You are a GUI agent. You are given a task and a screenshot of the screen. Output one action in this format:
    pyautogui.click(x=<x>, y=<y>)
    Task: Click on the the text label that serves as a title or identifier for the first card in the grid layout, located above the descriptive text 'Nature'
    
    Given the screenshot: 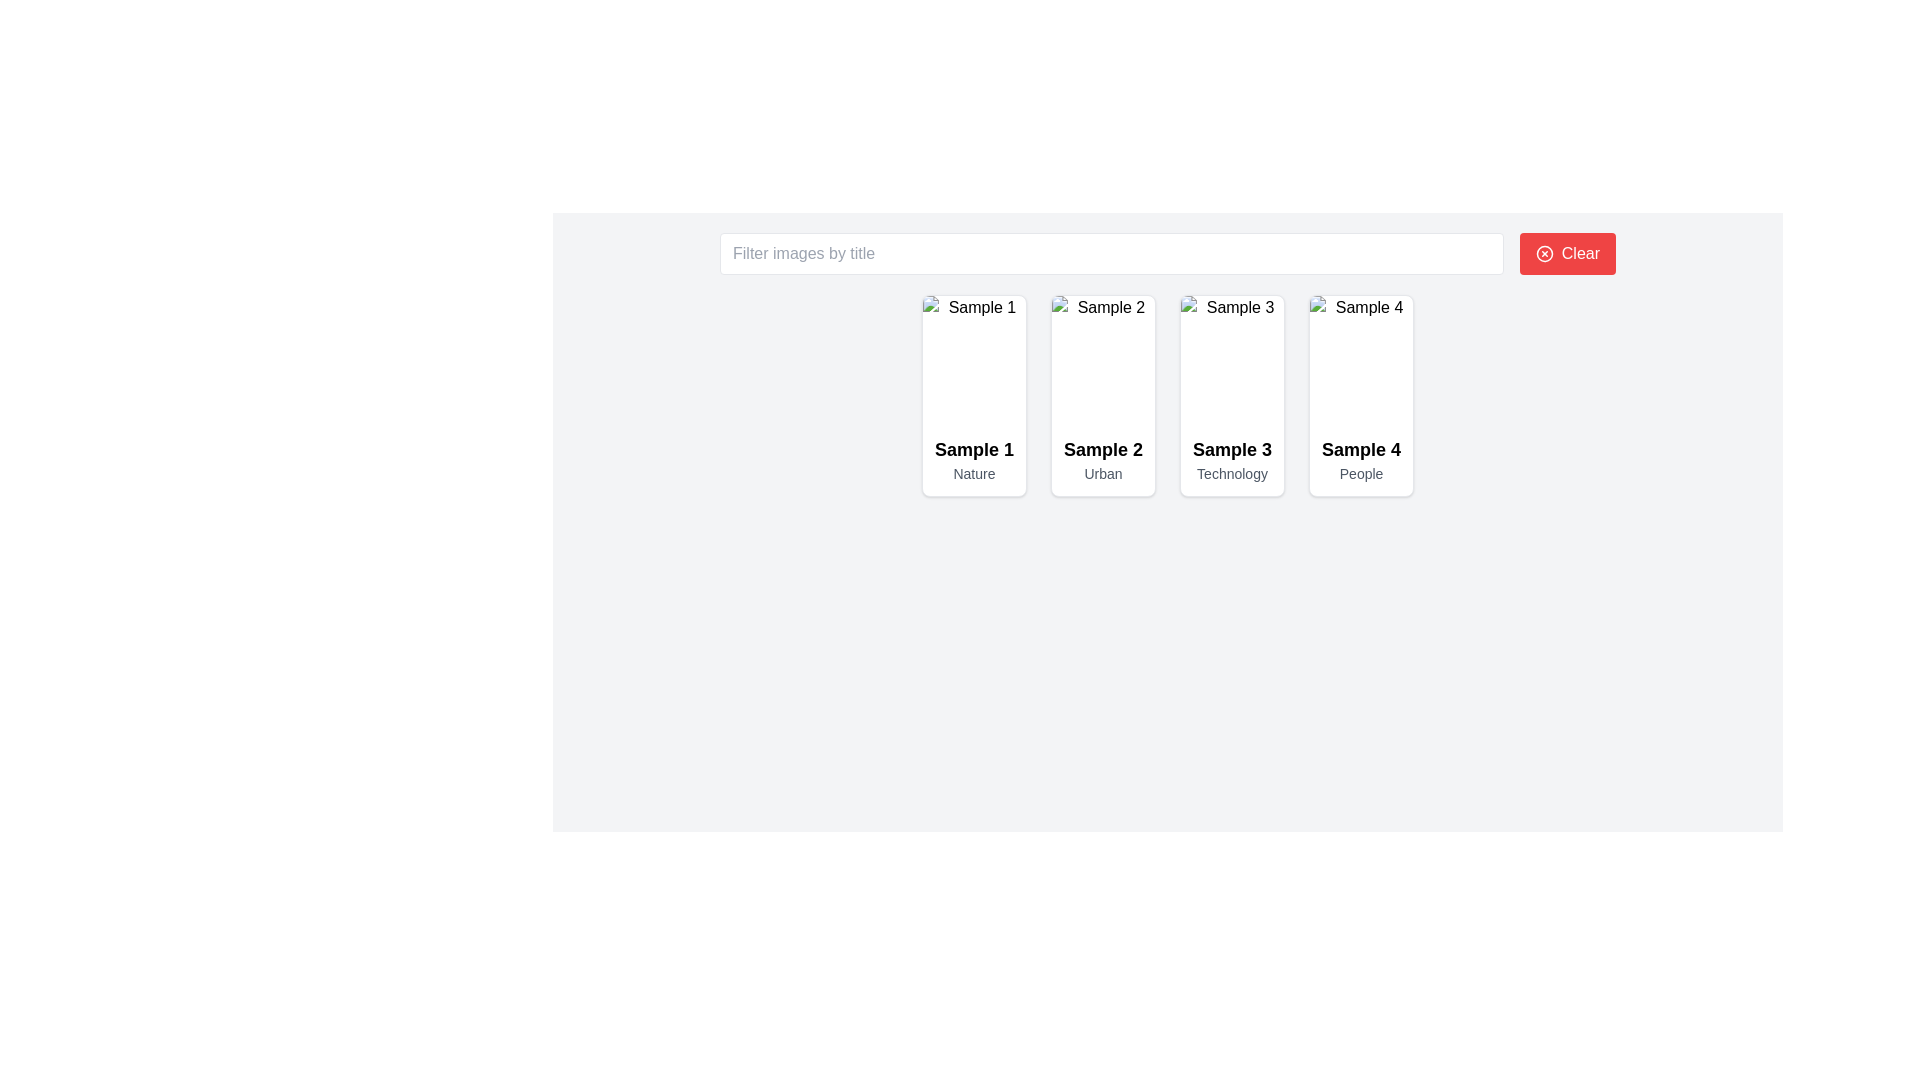 What is the action you would take?
    pyautogui.click(x=974, y=450)
    